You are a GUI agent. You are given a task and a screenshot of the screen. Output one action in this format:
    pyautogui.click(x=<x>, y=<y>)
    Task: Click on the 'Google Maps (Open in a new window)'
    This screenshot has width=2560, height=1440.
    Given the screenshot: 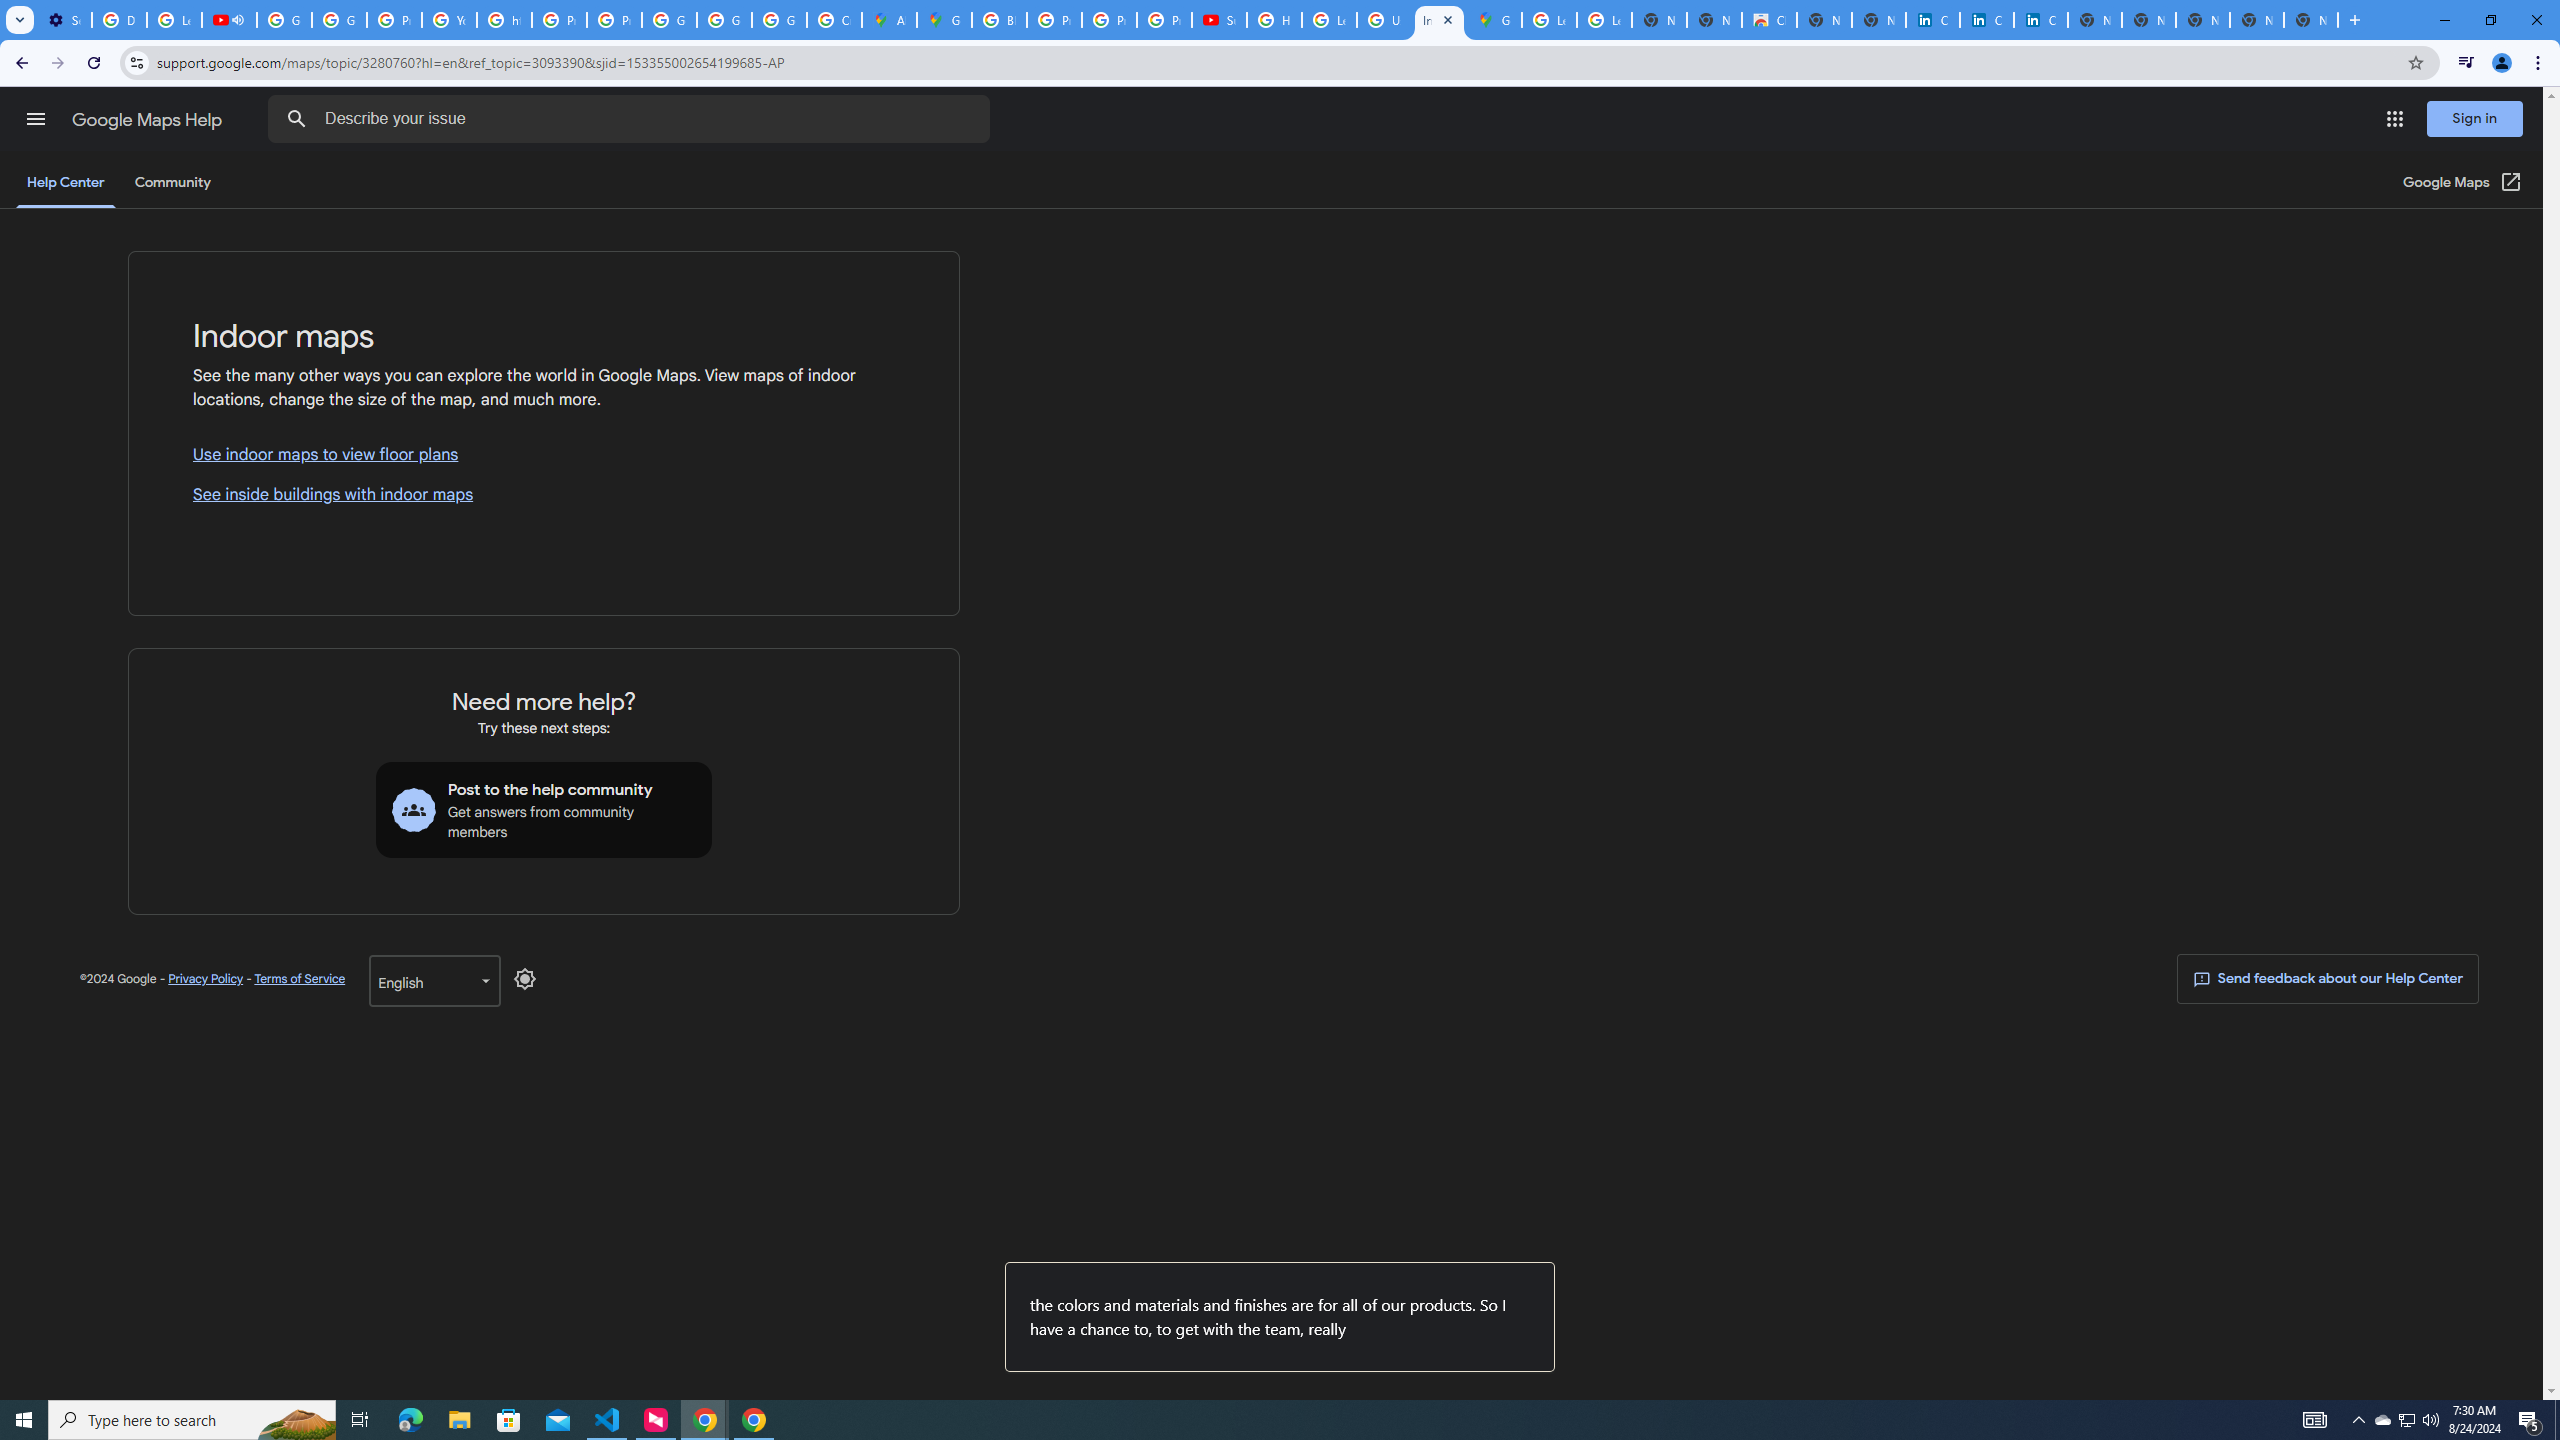 What is the action you would take?
    pyautogui.click(x=2462, y=181)
    